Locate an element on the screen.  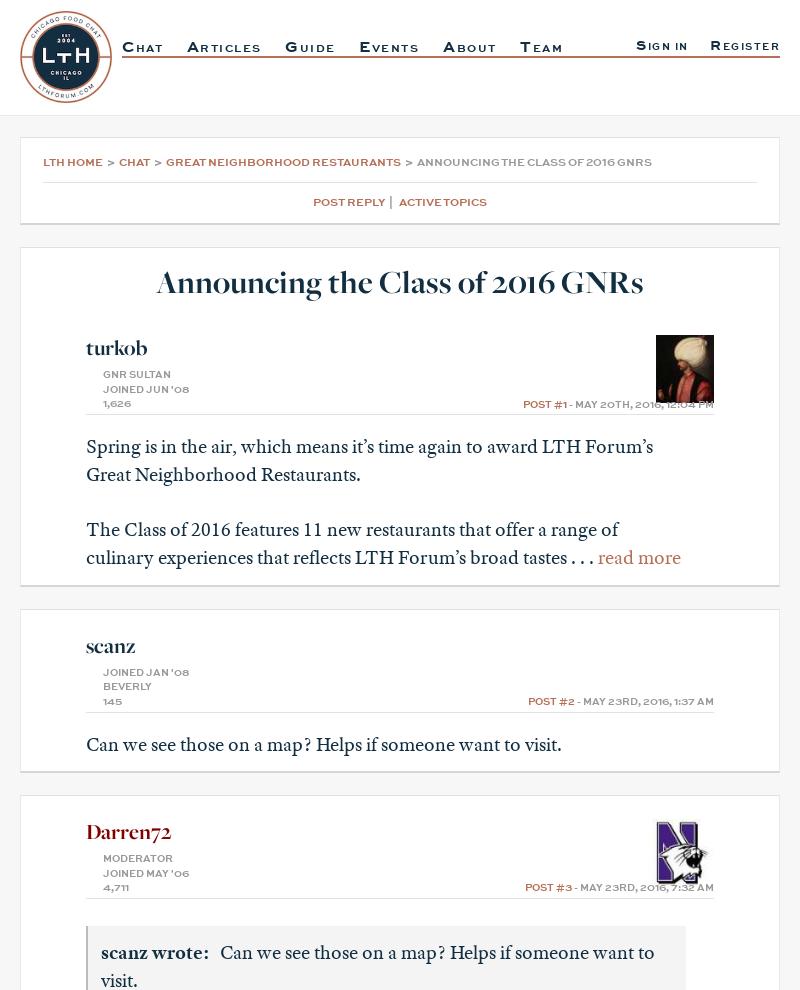
'LTH Home' is located at coordinates (41, 162).